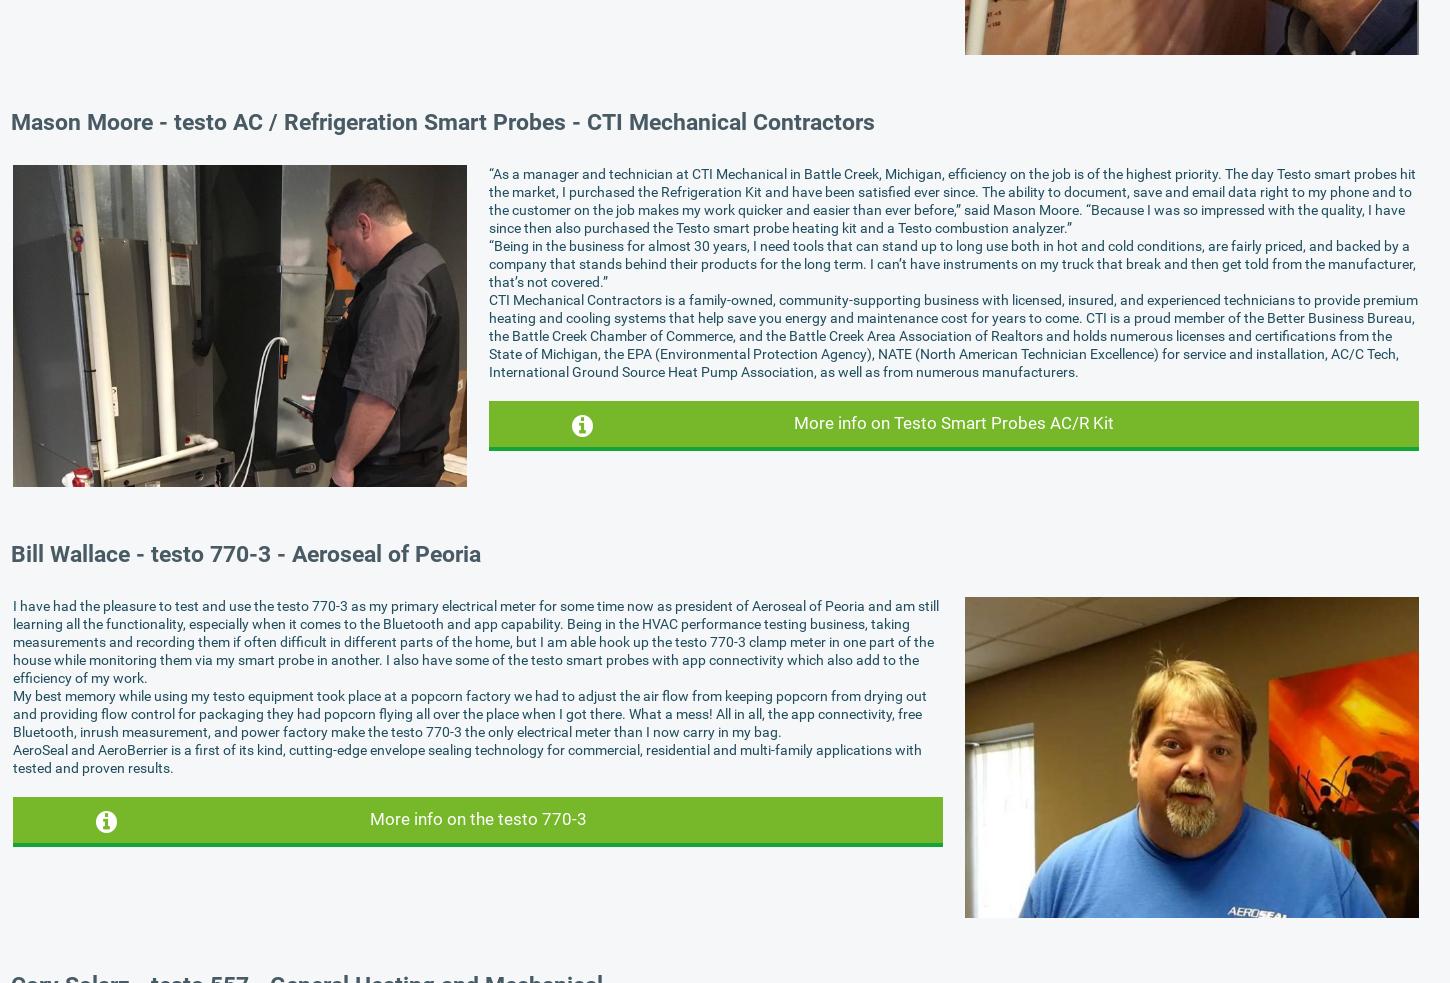 This screenshot has width=1450, height=983. Describe the element at coordinates (488, 200) in the screenshot. I see `'“As a manager and technician at CTI Mechanical in Battle Creek, Michigan, efficiency on the job is of the highest priority. The day Testo smart probes hit the market, I purchased the Refrigeration Kit and have been satisfied ever since. The ability to document, save and email data right to my phone and to the customer on the job makes my work quicker and easier than ever before,” said Mason Moore. “Because I was so impressed with the quality, I have since then also purchased the Testo smart probe heating kit and a Testo combustion analyzer.”'` at that location.